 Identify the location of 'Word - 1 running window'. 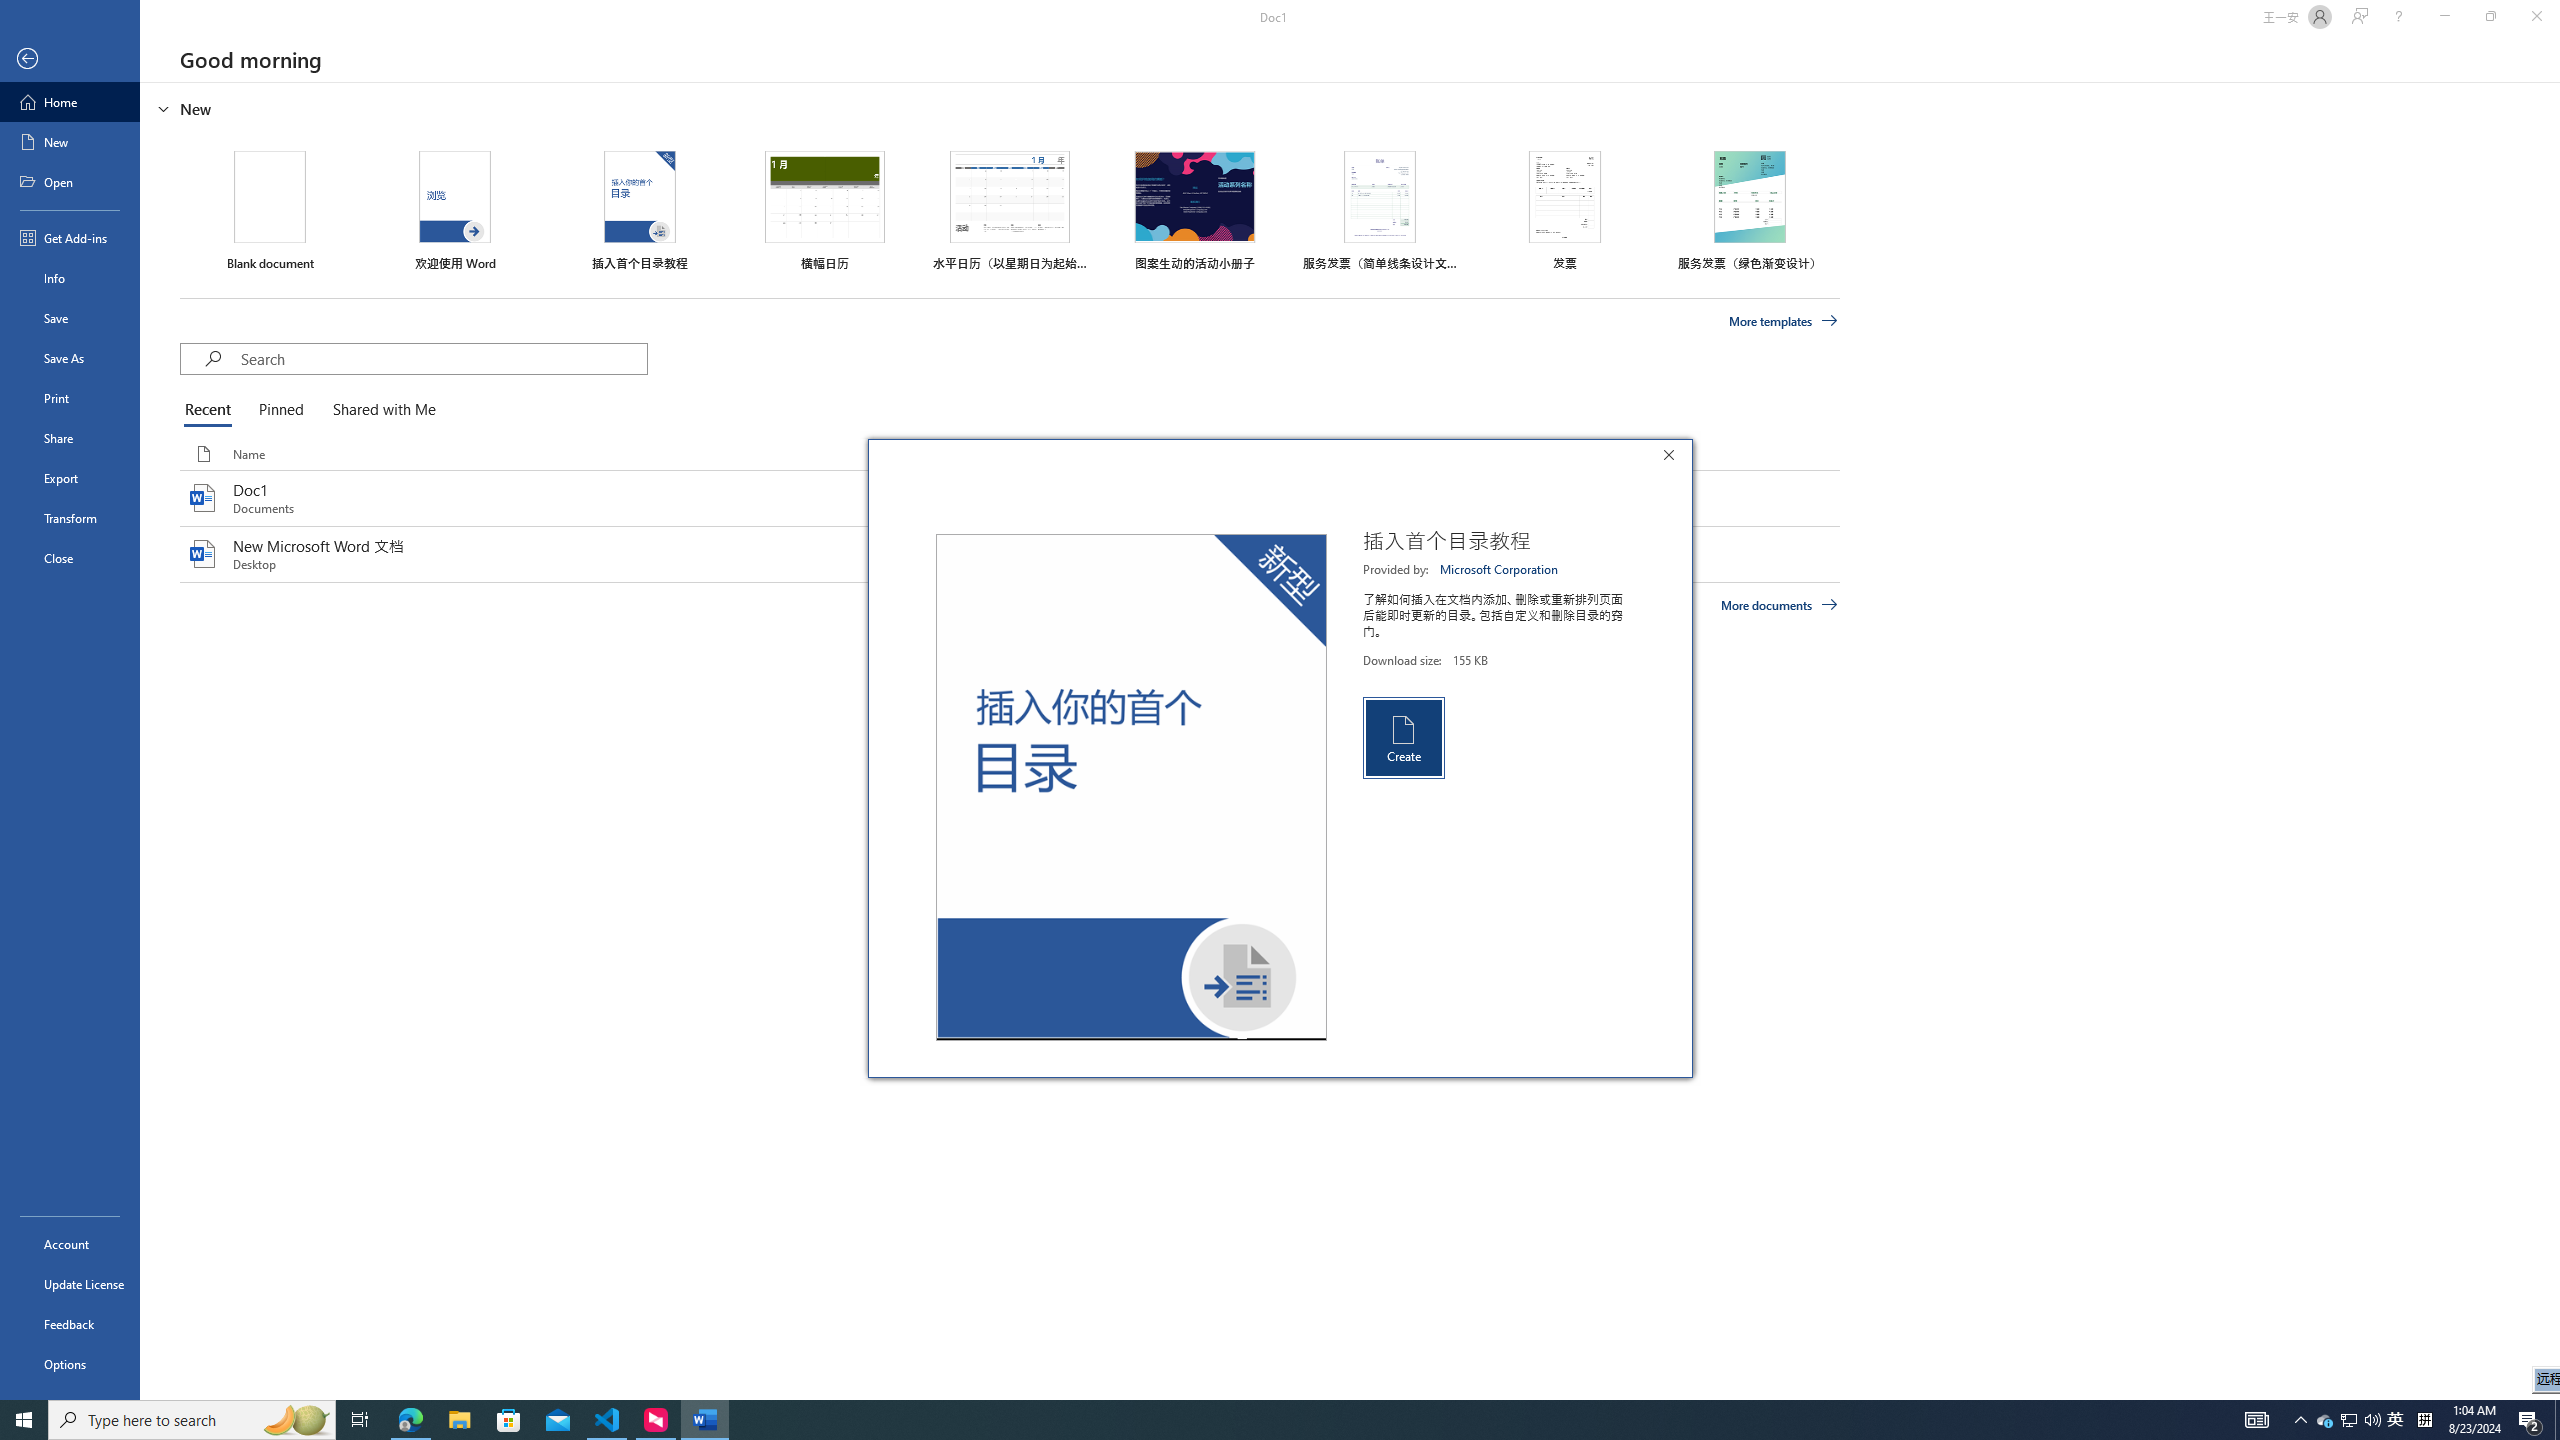
(705, 1418).